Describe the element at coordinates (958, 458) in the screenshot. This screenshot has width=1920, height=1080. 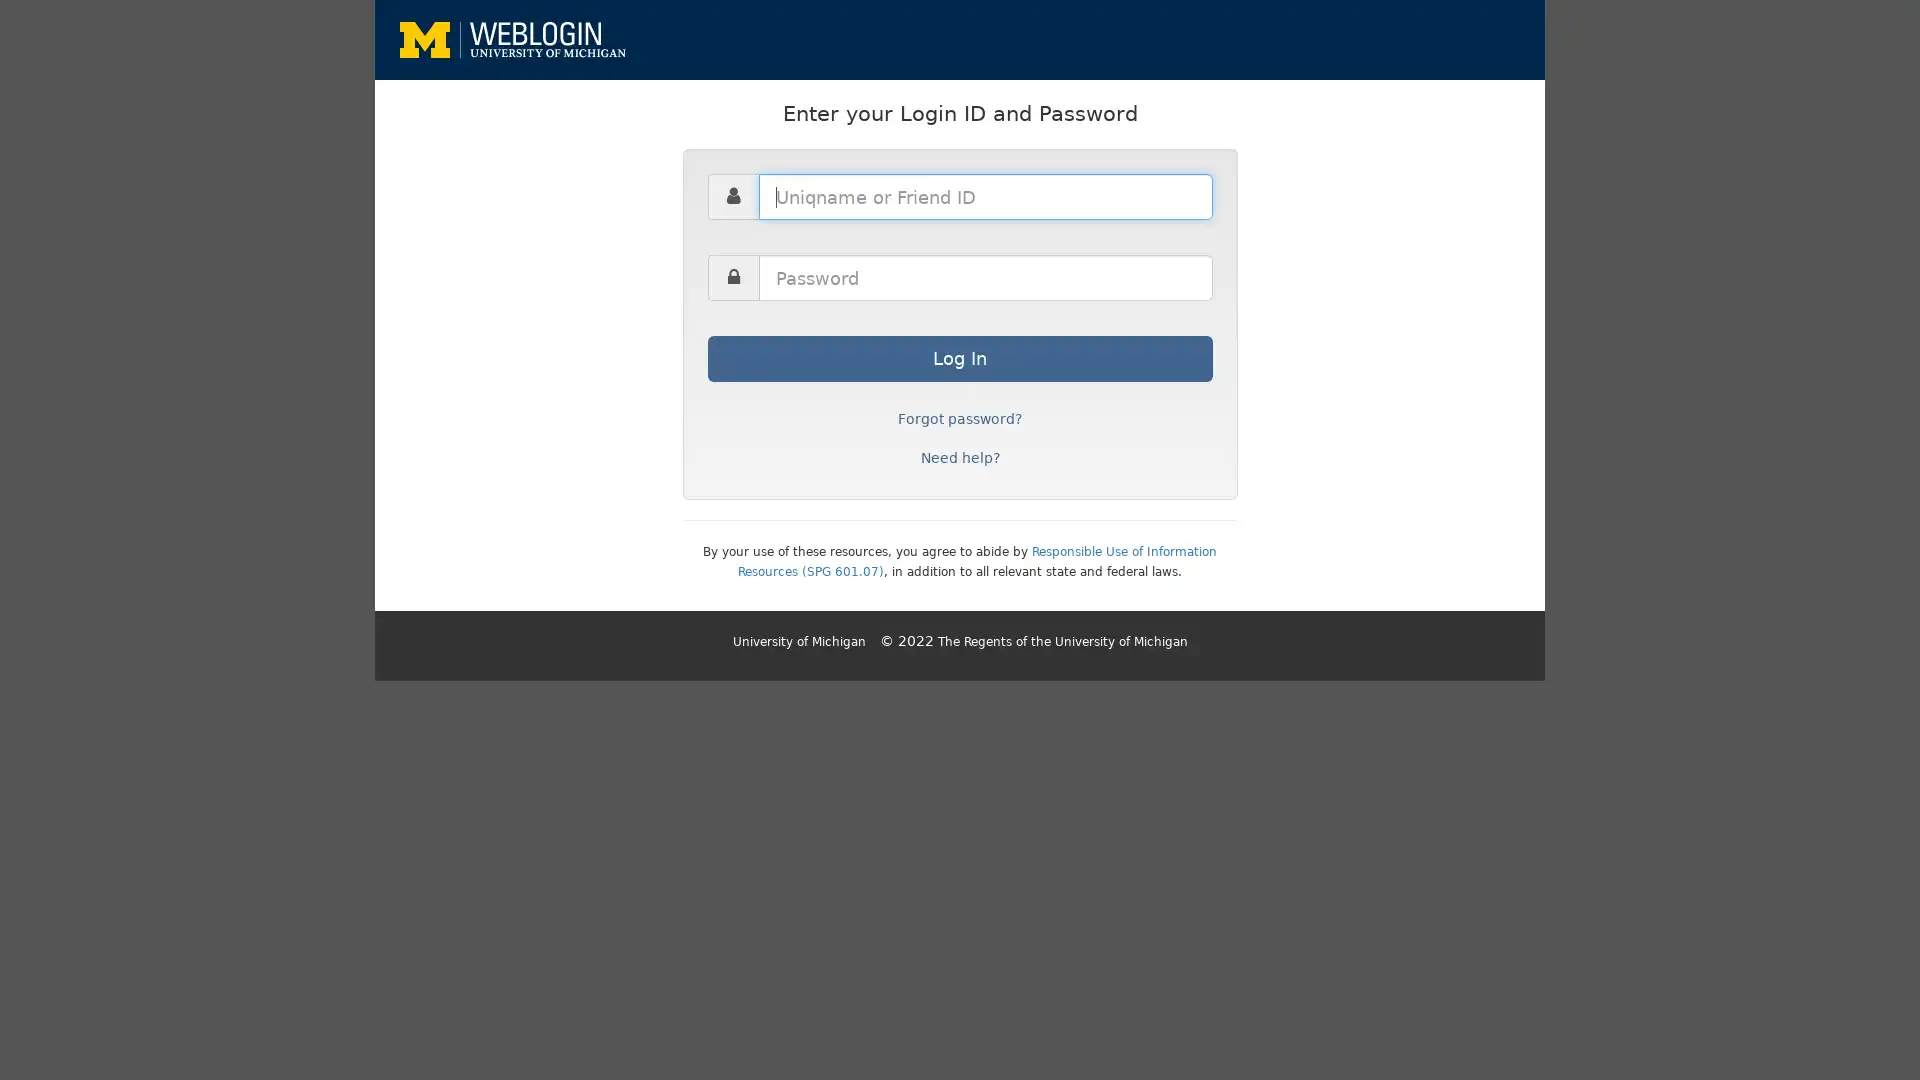
I see `Need help?` at that location.